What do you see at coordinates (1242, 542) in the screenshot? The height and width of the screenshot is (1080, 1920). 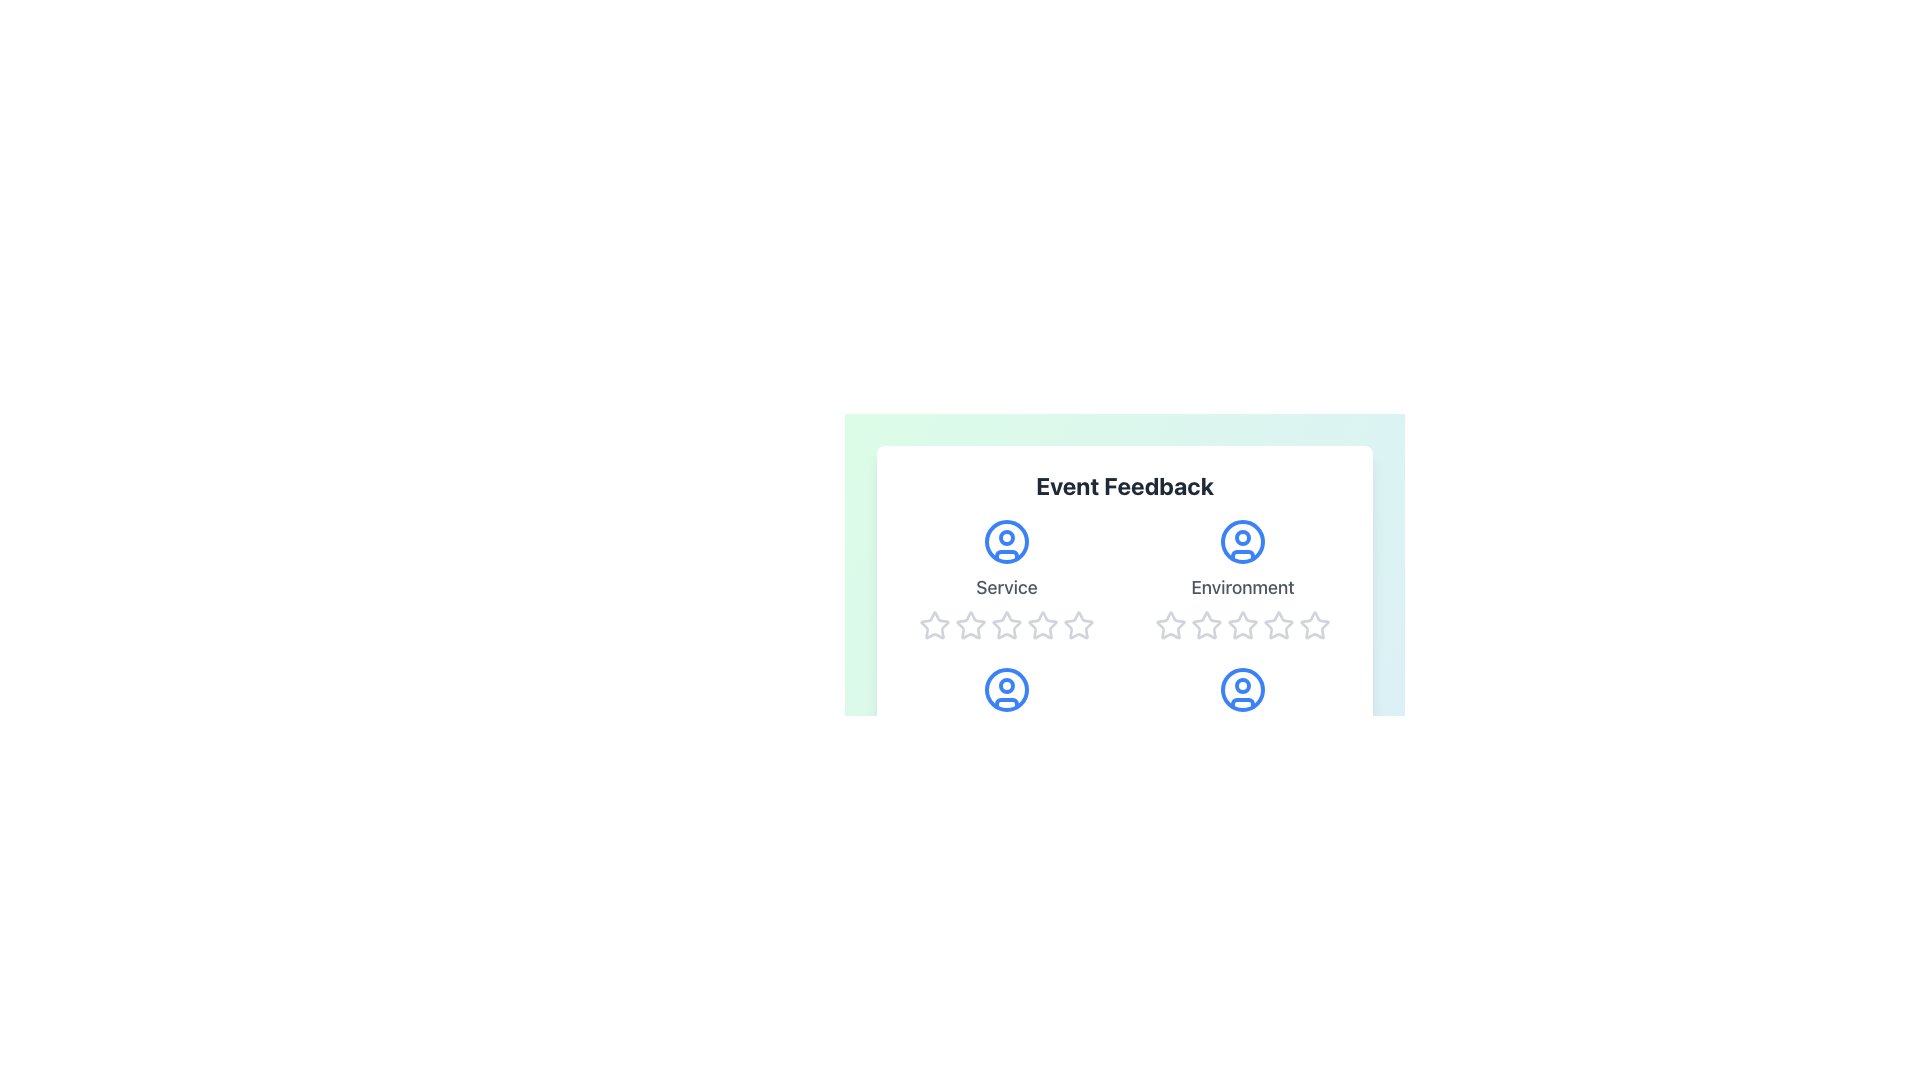 I see `the circular outline of the user profile icon located under the 'Environment' label in the 'Event Feedback' section` at bounding box center [1242, 542].